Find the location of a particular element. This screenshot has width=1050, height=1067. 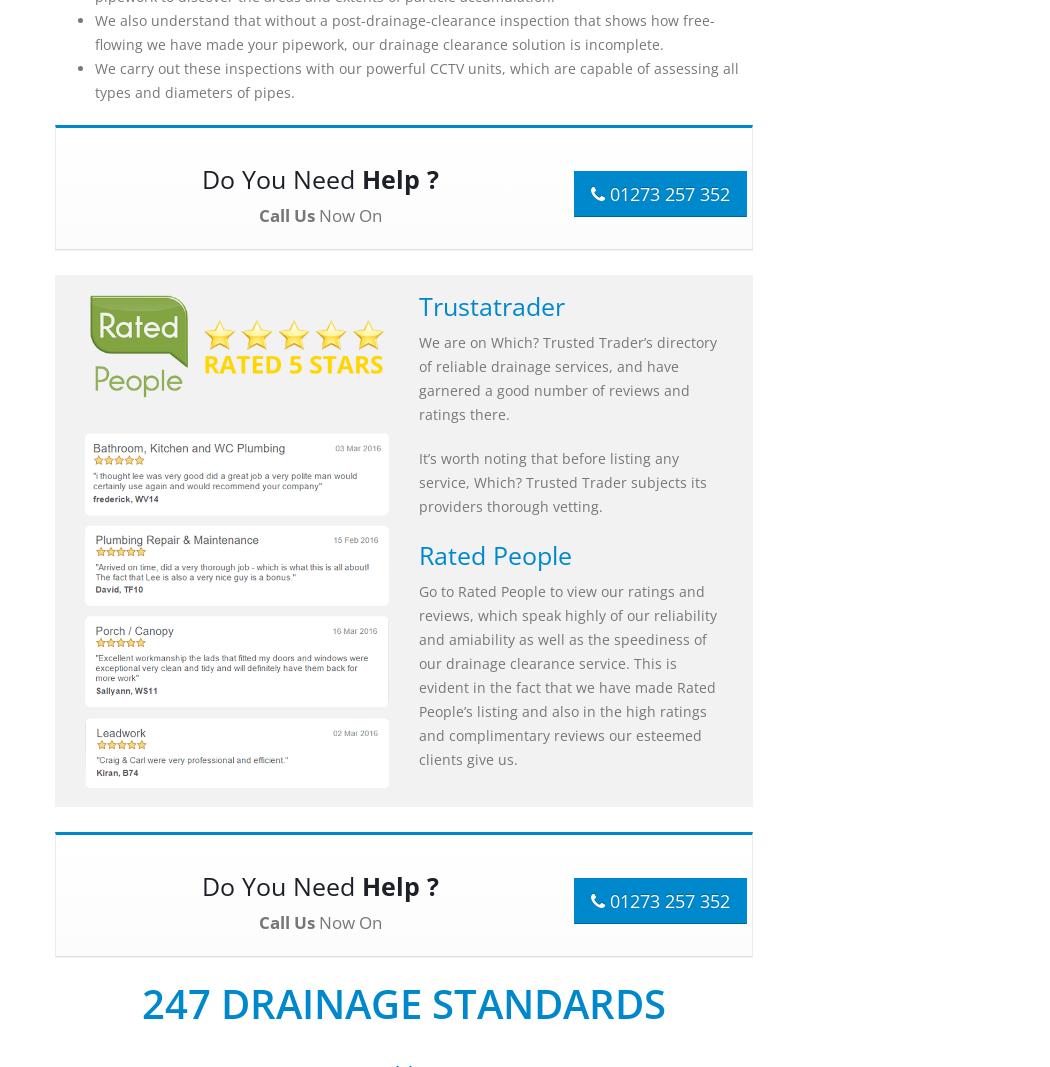

'Go to Rated People to view our ratings and reviews, which speak highly of our reliability and amiability as well as the speediness of our drainage clearance service. This is evident in the fact that we have made Rated People’s listing and also in the high ratings and complimentary reviews our esteemed clients give us.' is located at coordinates (417, 675).